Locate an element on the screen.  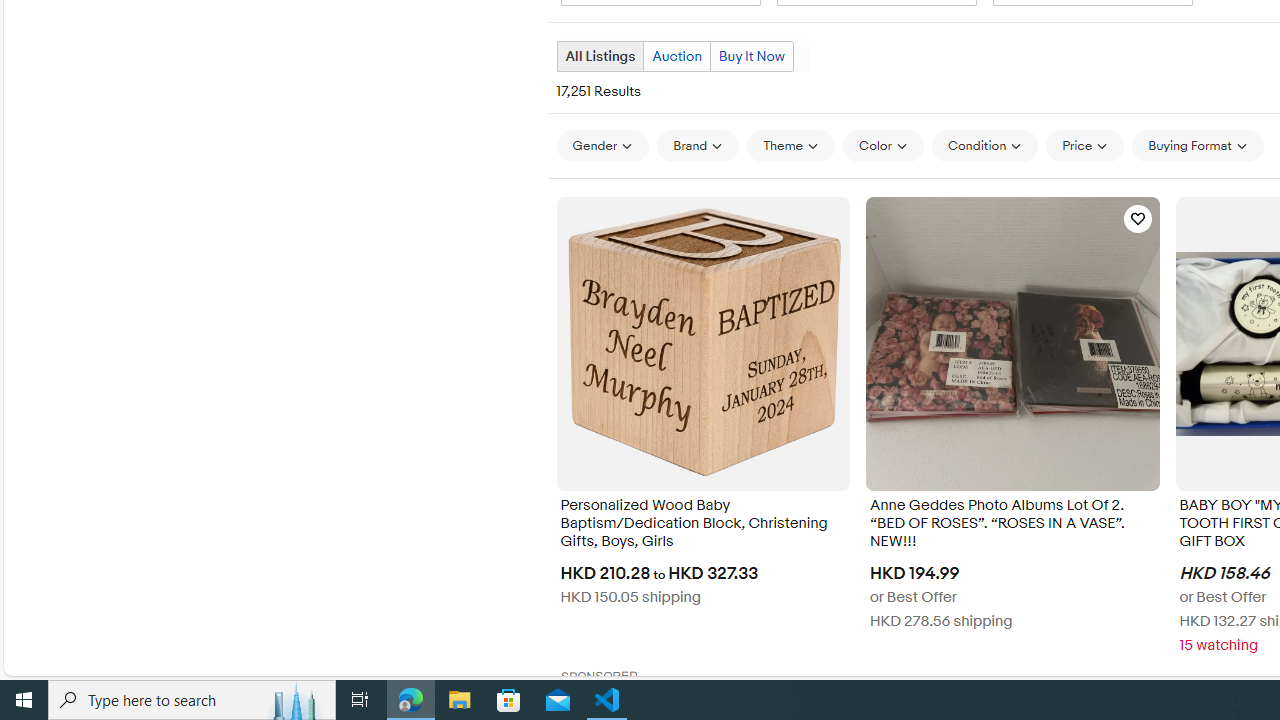
'Brand' is located at coordinates (698, 145).